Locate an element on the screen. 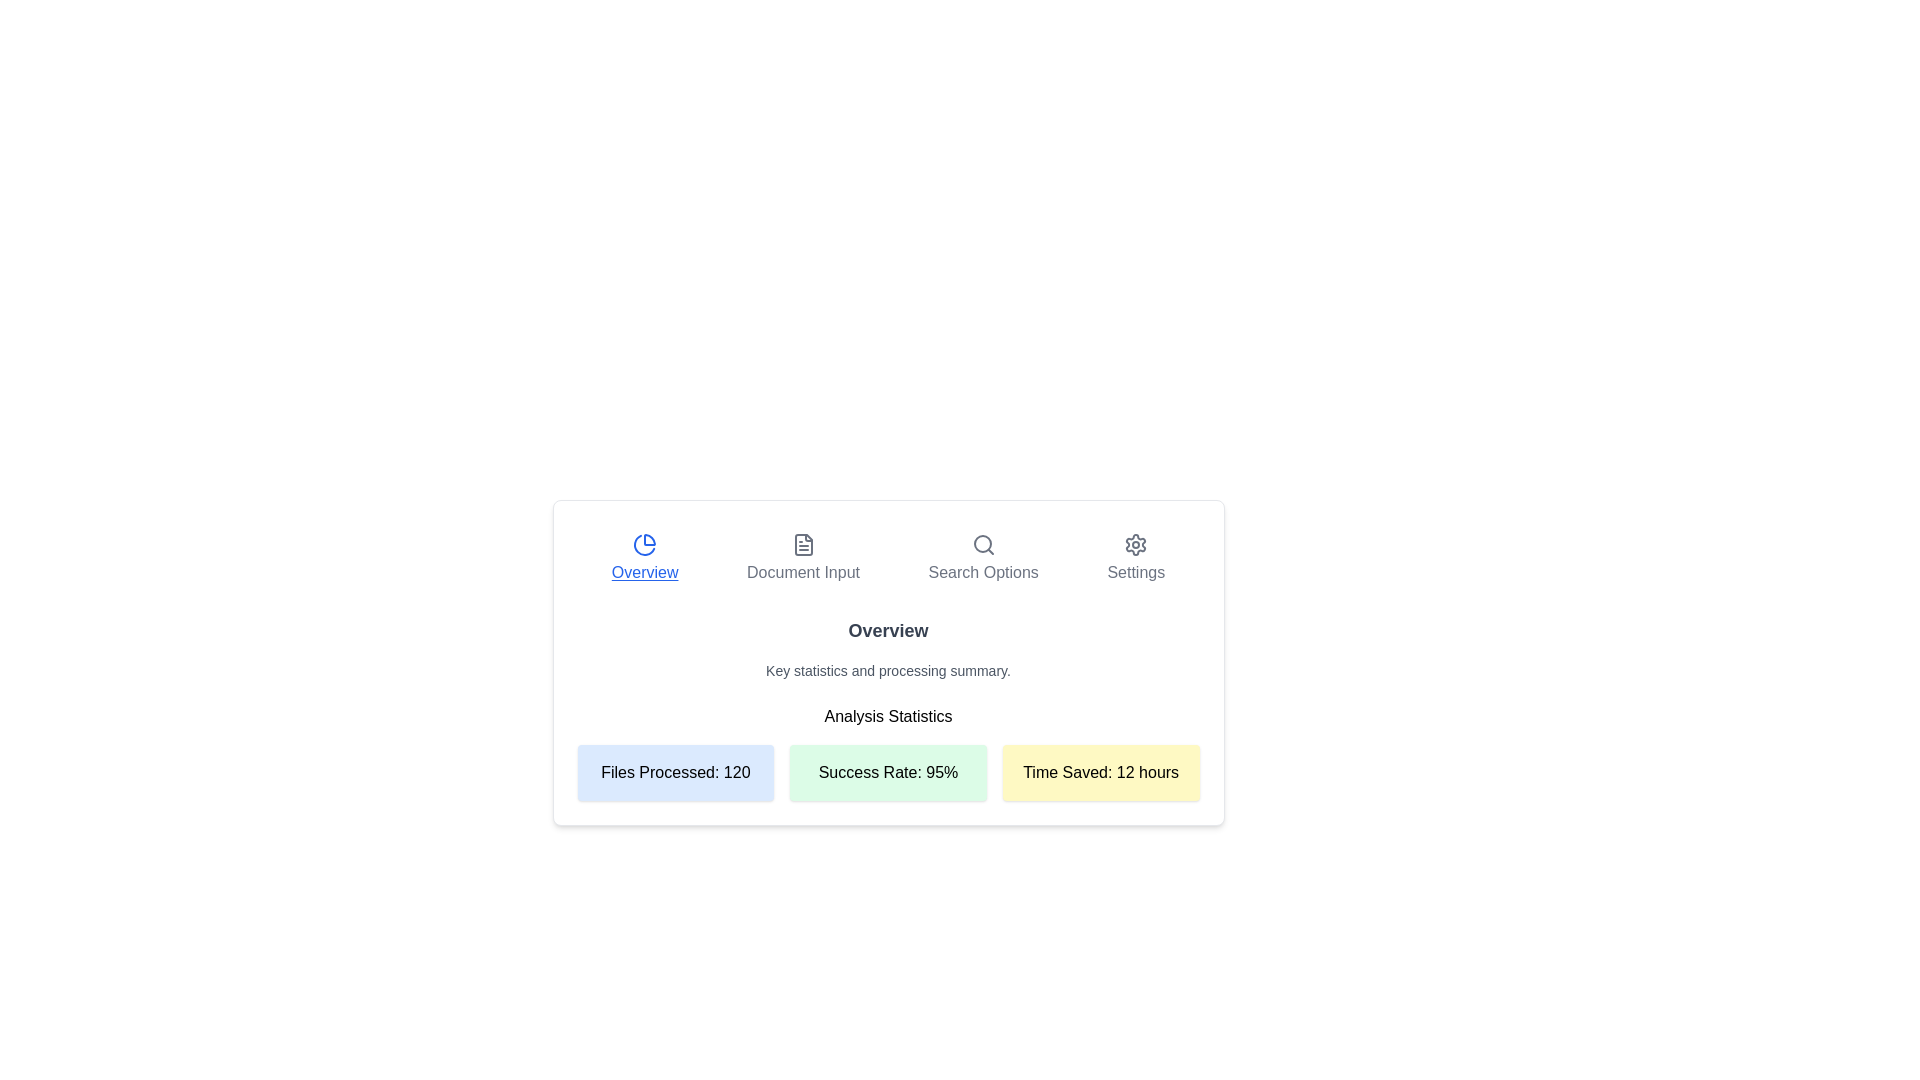 The height and width of the screenshot is (1080, 1920). the Informational statistic summary panel located near the bottom of the main content area, below the heading 'Analysis Statistics' is located at coordinates (887, 771).